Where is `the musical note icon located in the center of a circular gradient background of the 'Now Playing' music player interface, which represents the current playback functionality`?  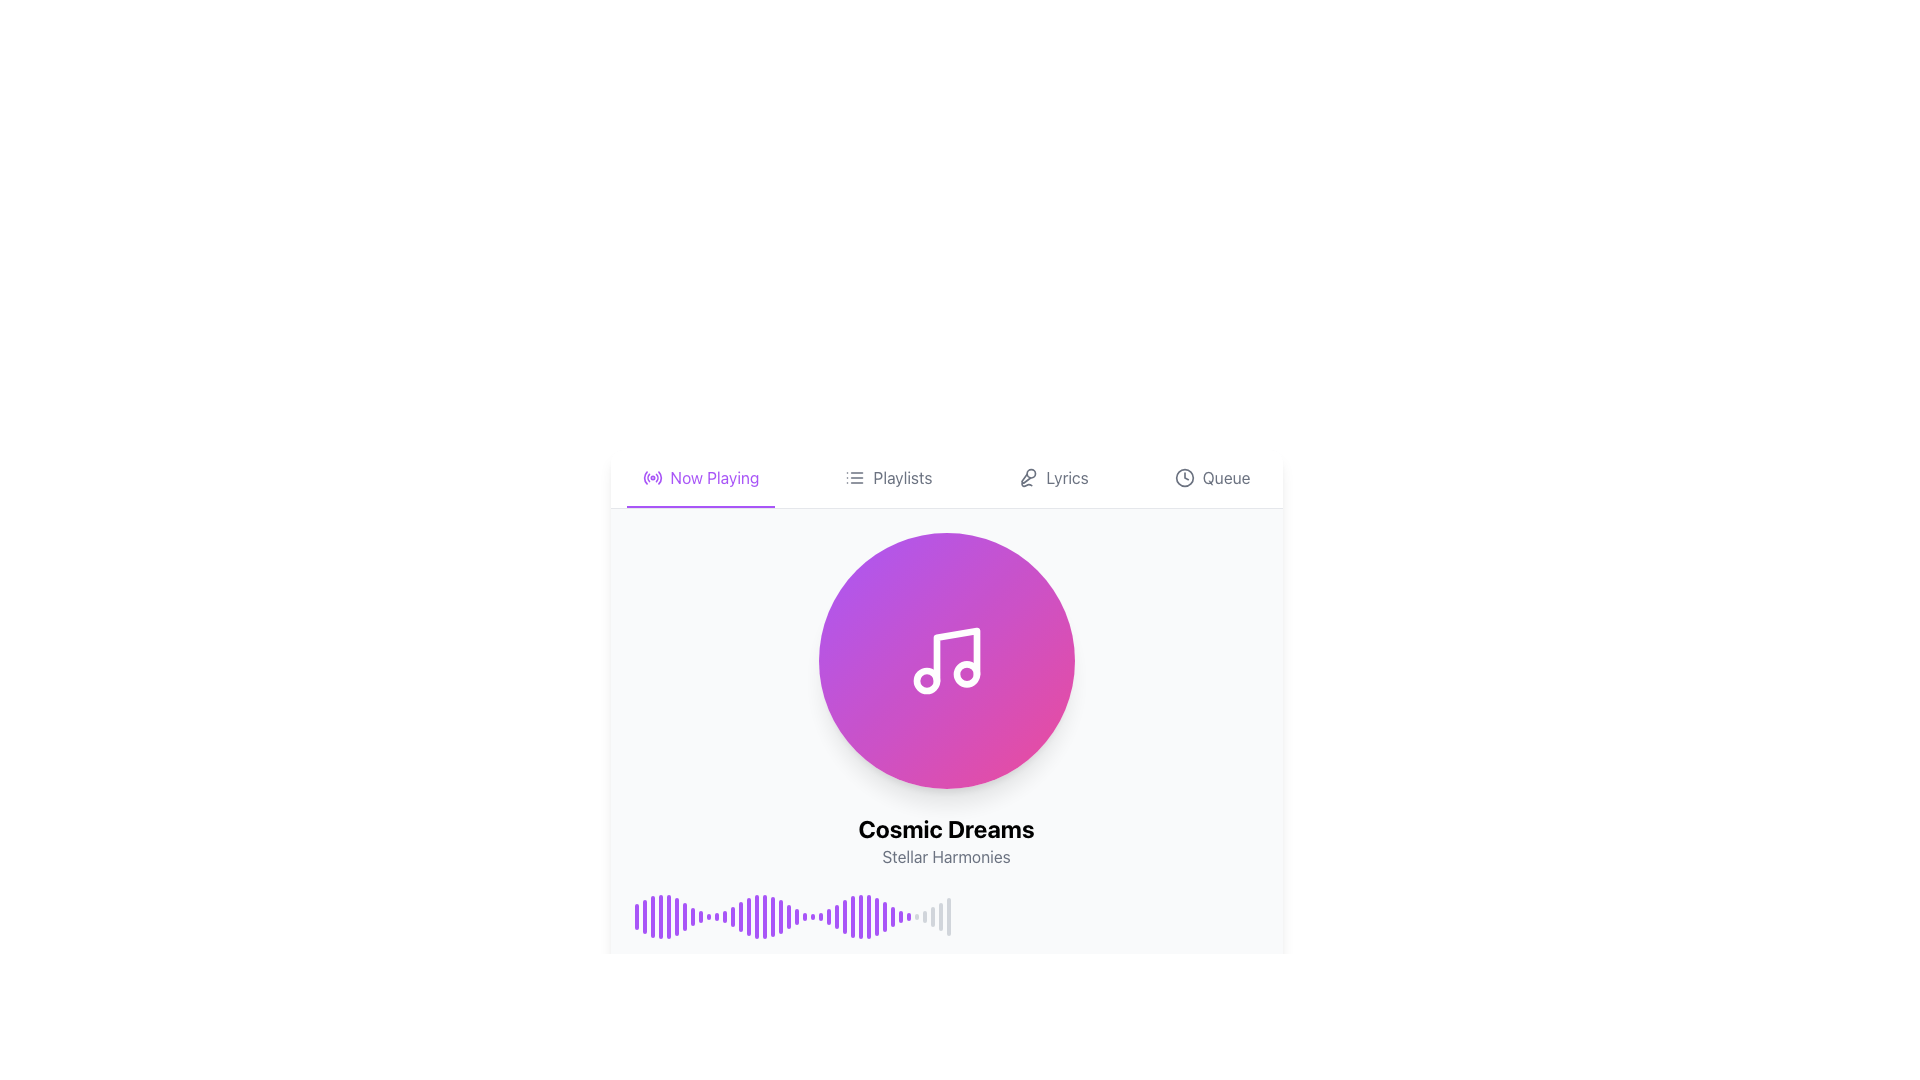
the musical note icon located in the center of a circular gradient background of the 'Now Playing' music player interface, which represents the current playback functionality is located at coordinates (945, 660).